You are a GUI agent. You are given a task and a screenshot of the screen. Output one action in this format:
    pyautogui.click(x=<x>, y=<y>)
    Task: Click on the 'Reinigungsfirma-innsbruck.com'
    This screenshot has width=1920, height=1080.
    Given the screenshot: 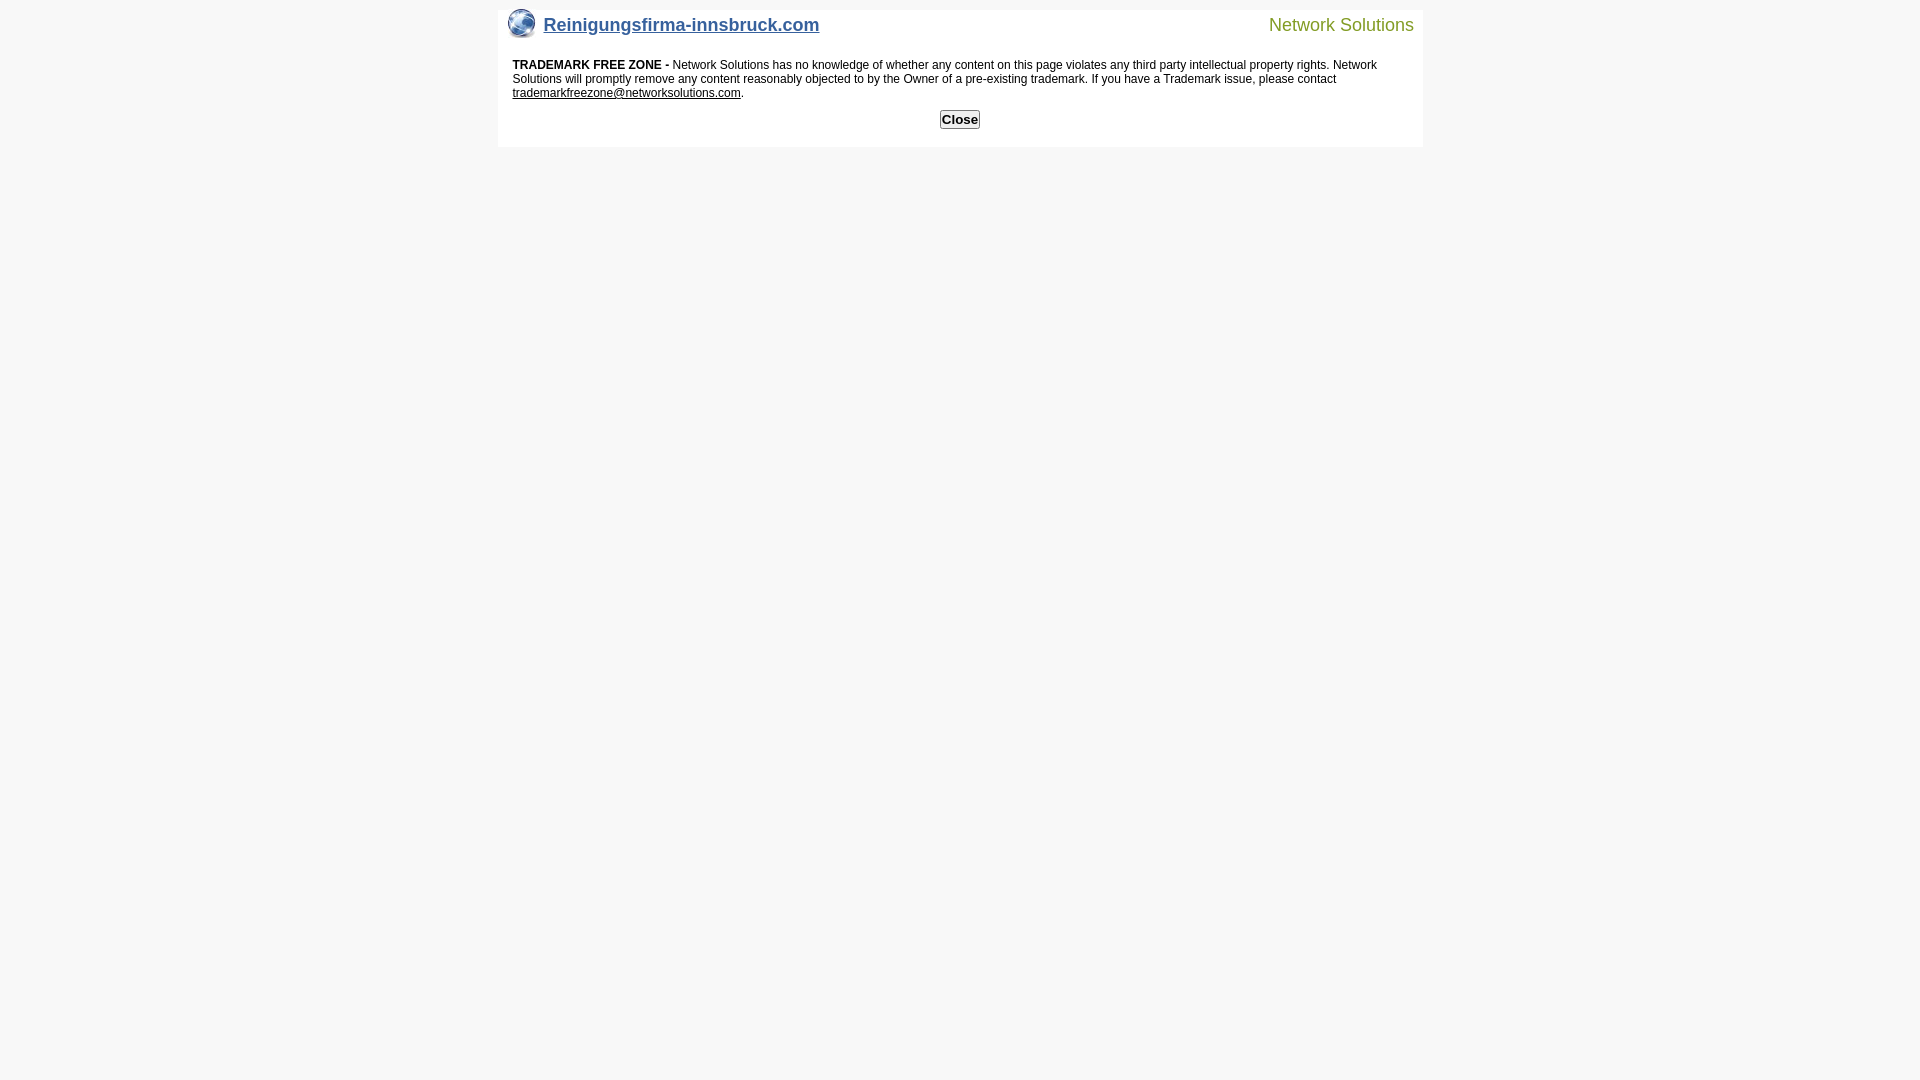 What is the action you would take?
    pyautogui.click(x=663, y=29)
    